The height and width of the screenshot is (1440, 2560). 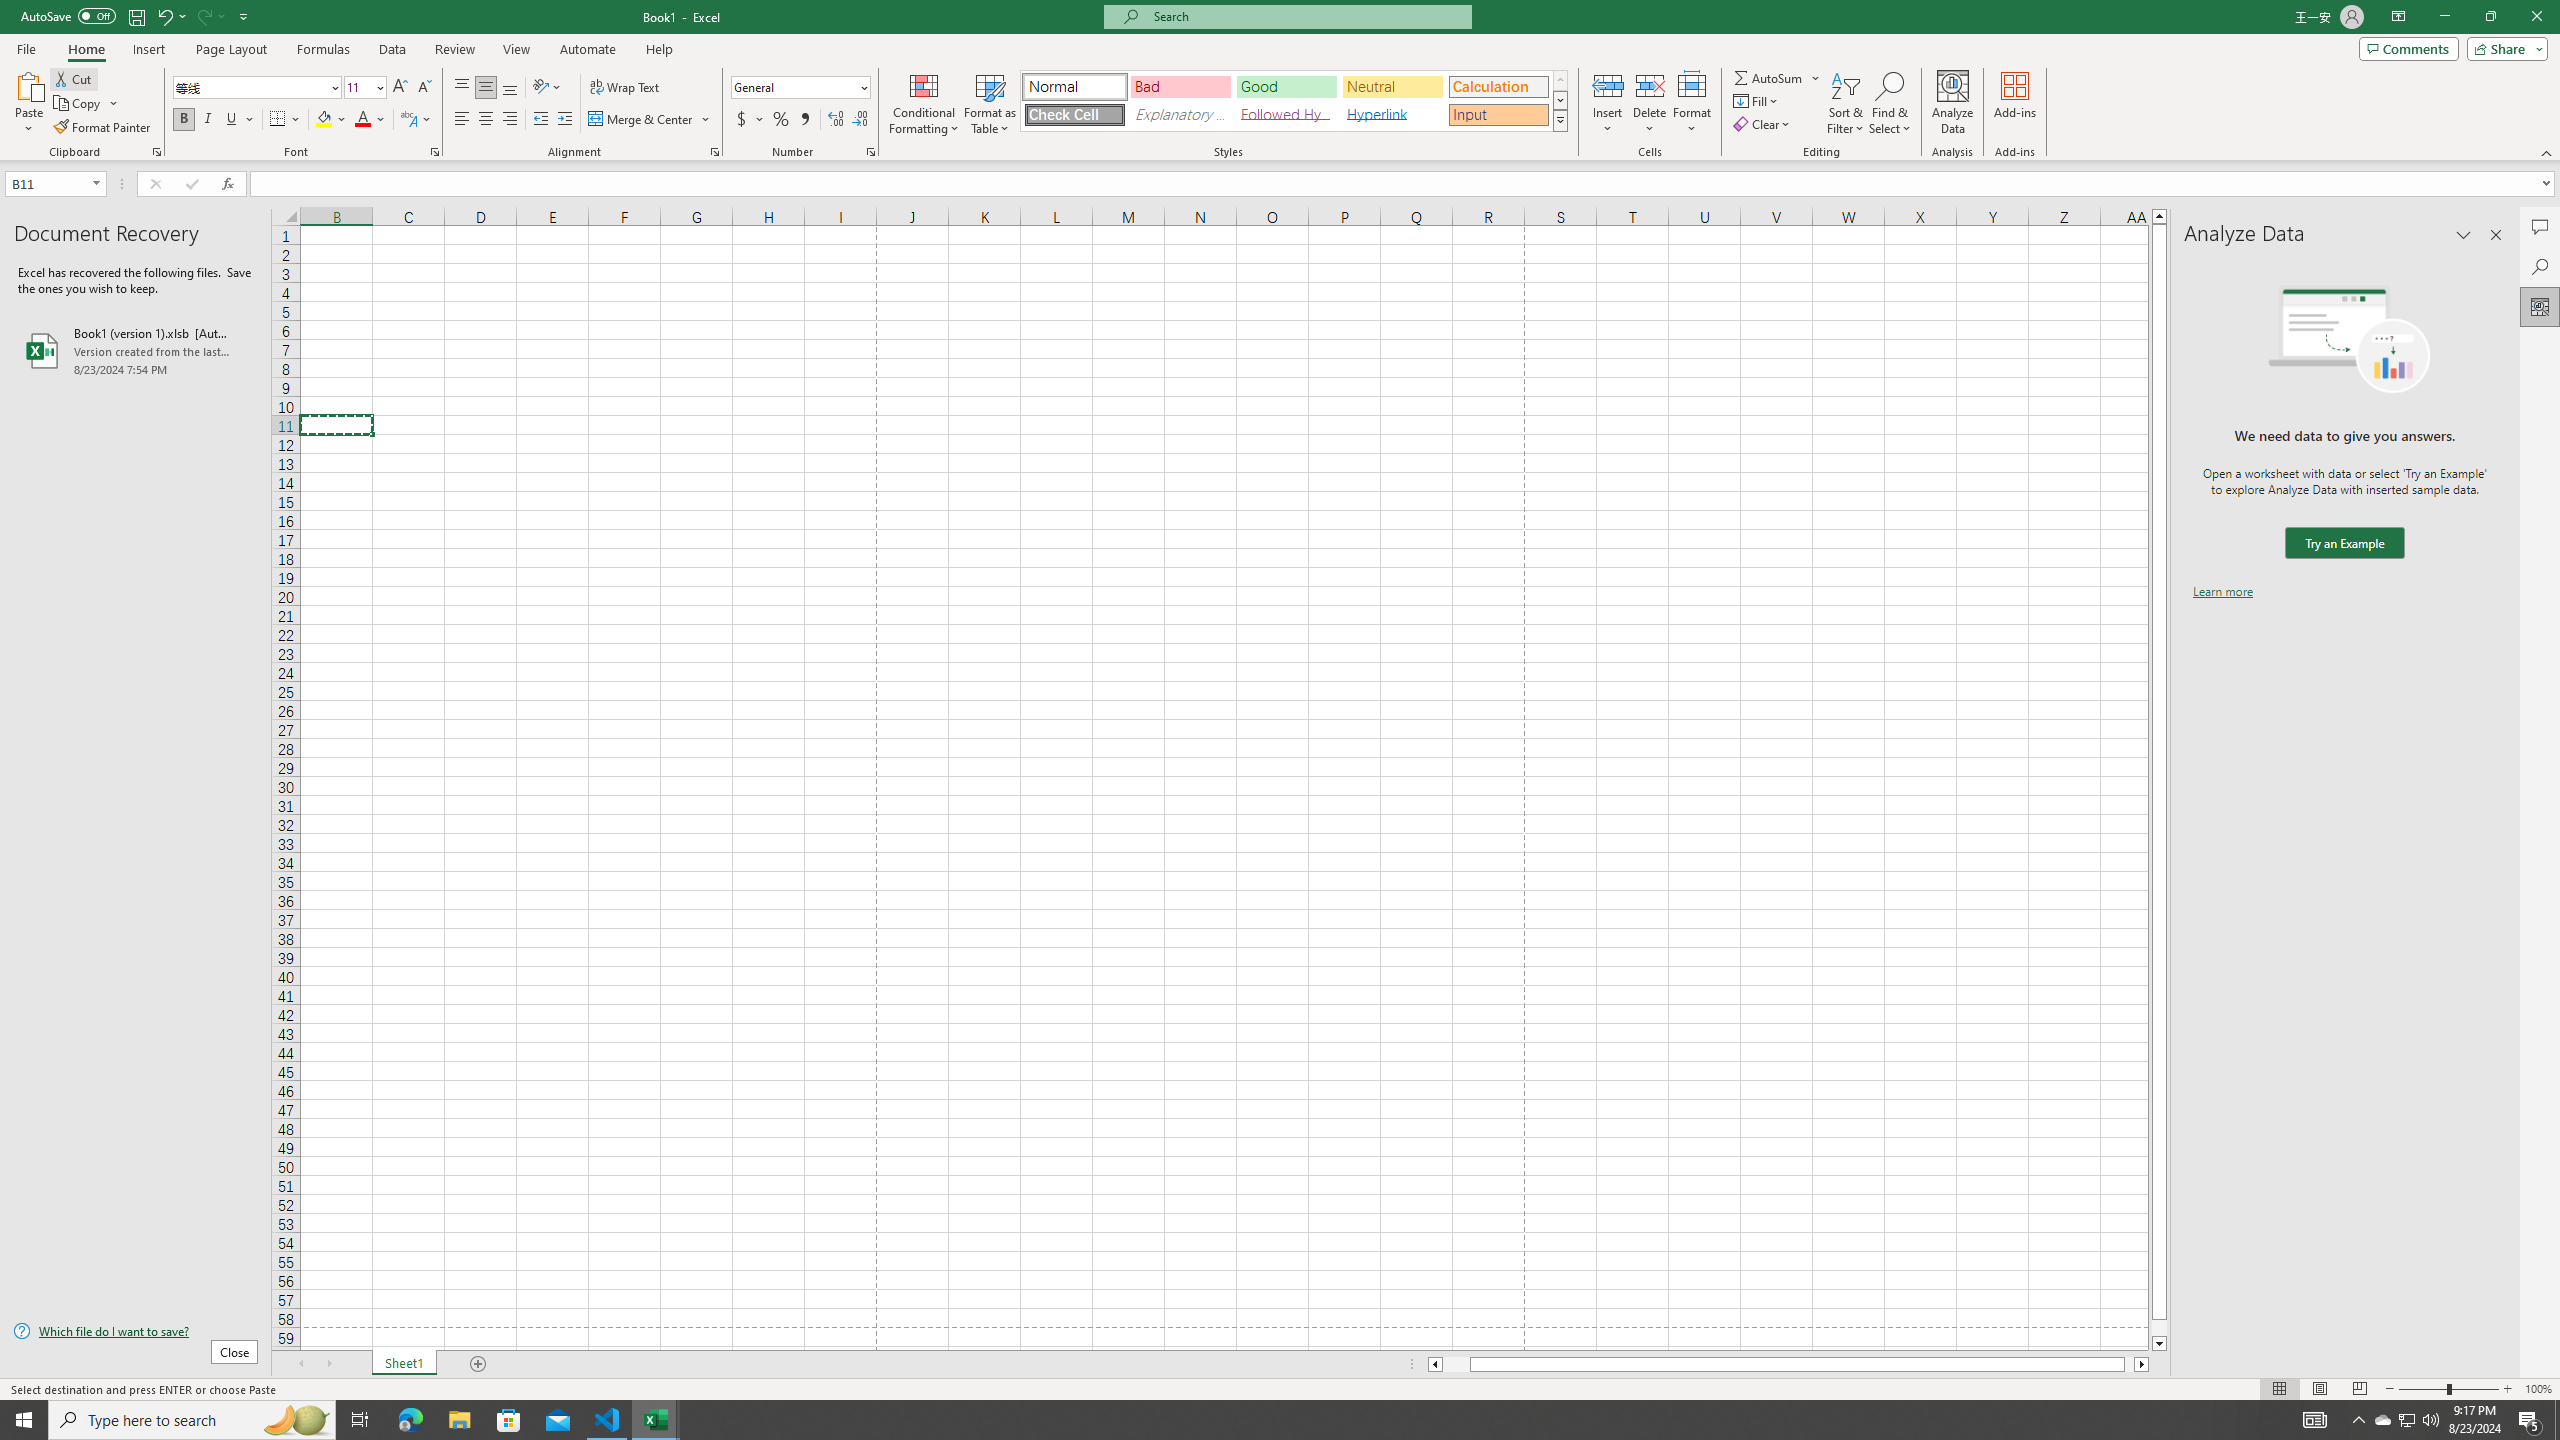 I want to click on 'Font Color', so click(x=370, y=118).